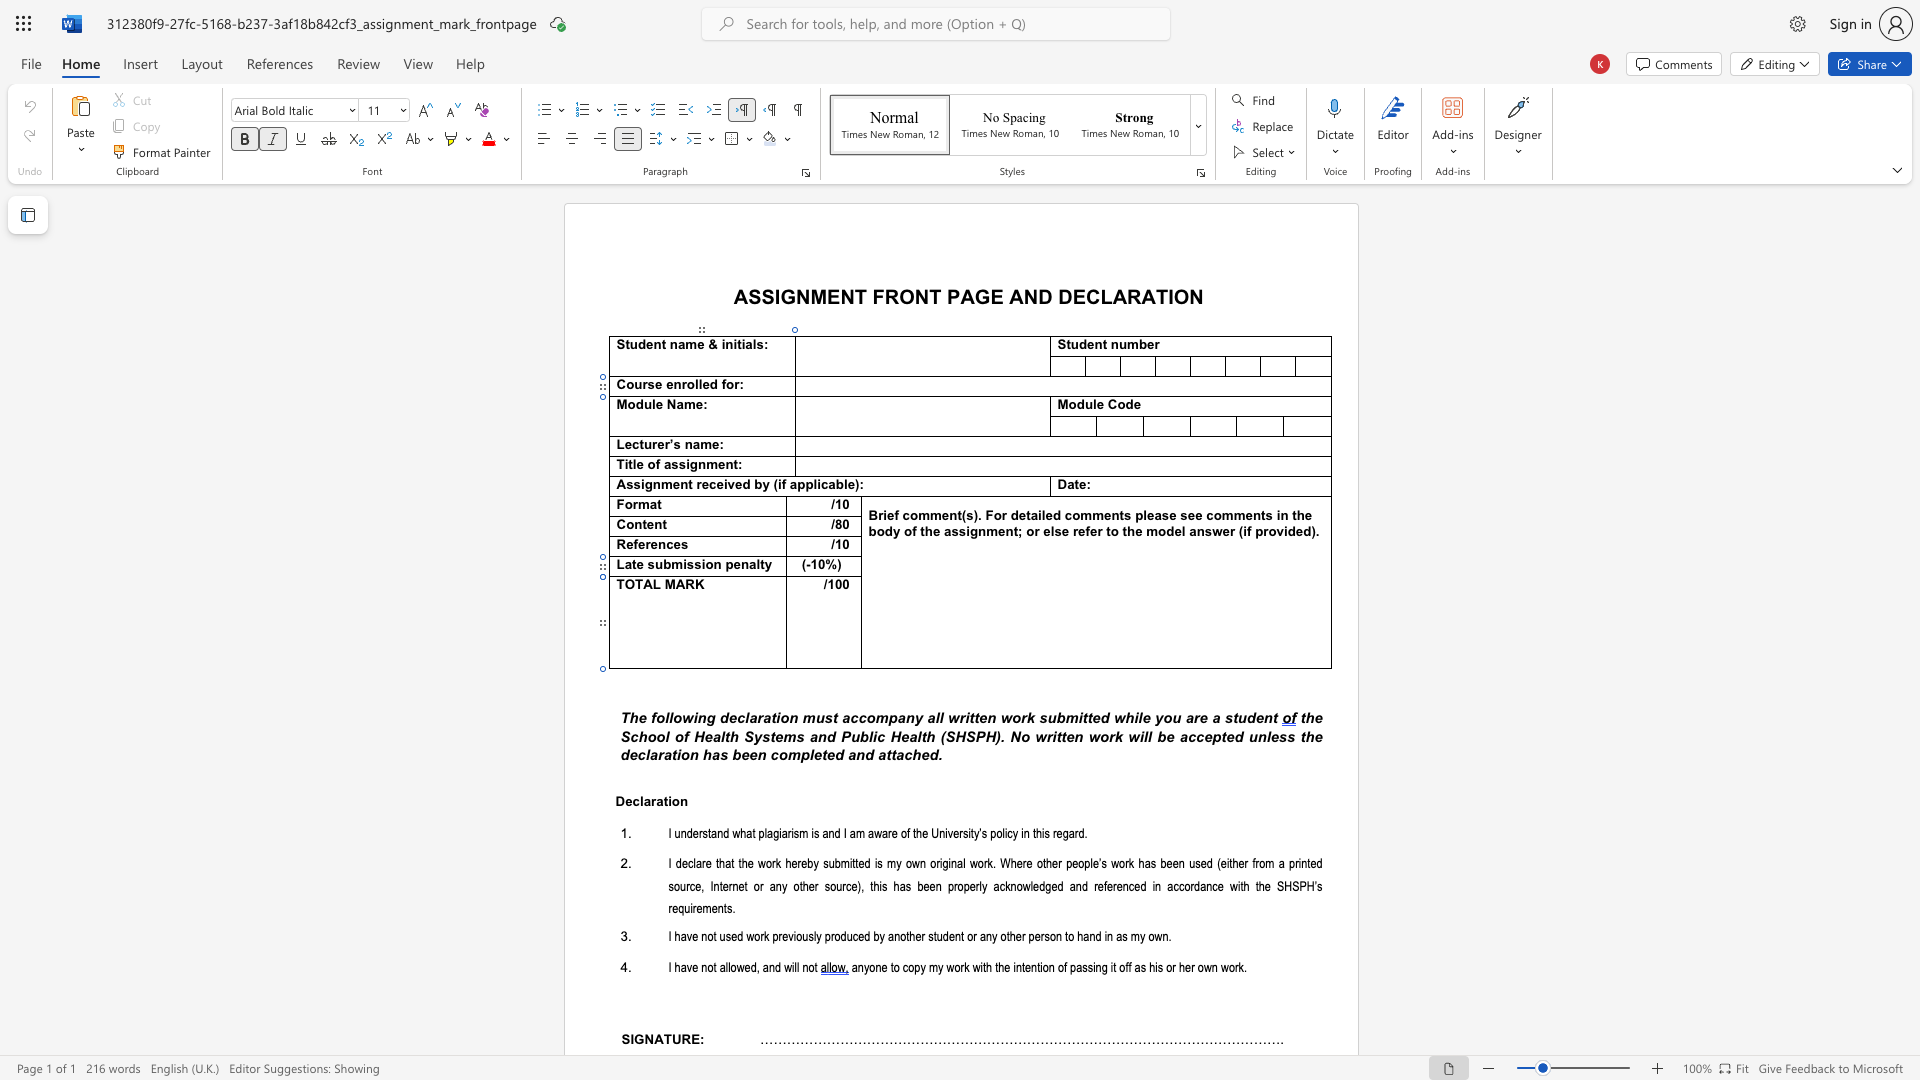  What do you see at coordinates (1166, 296) in the screenshot?
I see `the space between the continuous character "T" and "I" in the text` at bounding box center [1166, 296].